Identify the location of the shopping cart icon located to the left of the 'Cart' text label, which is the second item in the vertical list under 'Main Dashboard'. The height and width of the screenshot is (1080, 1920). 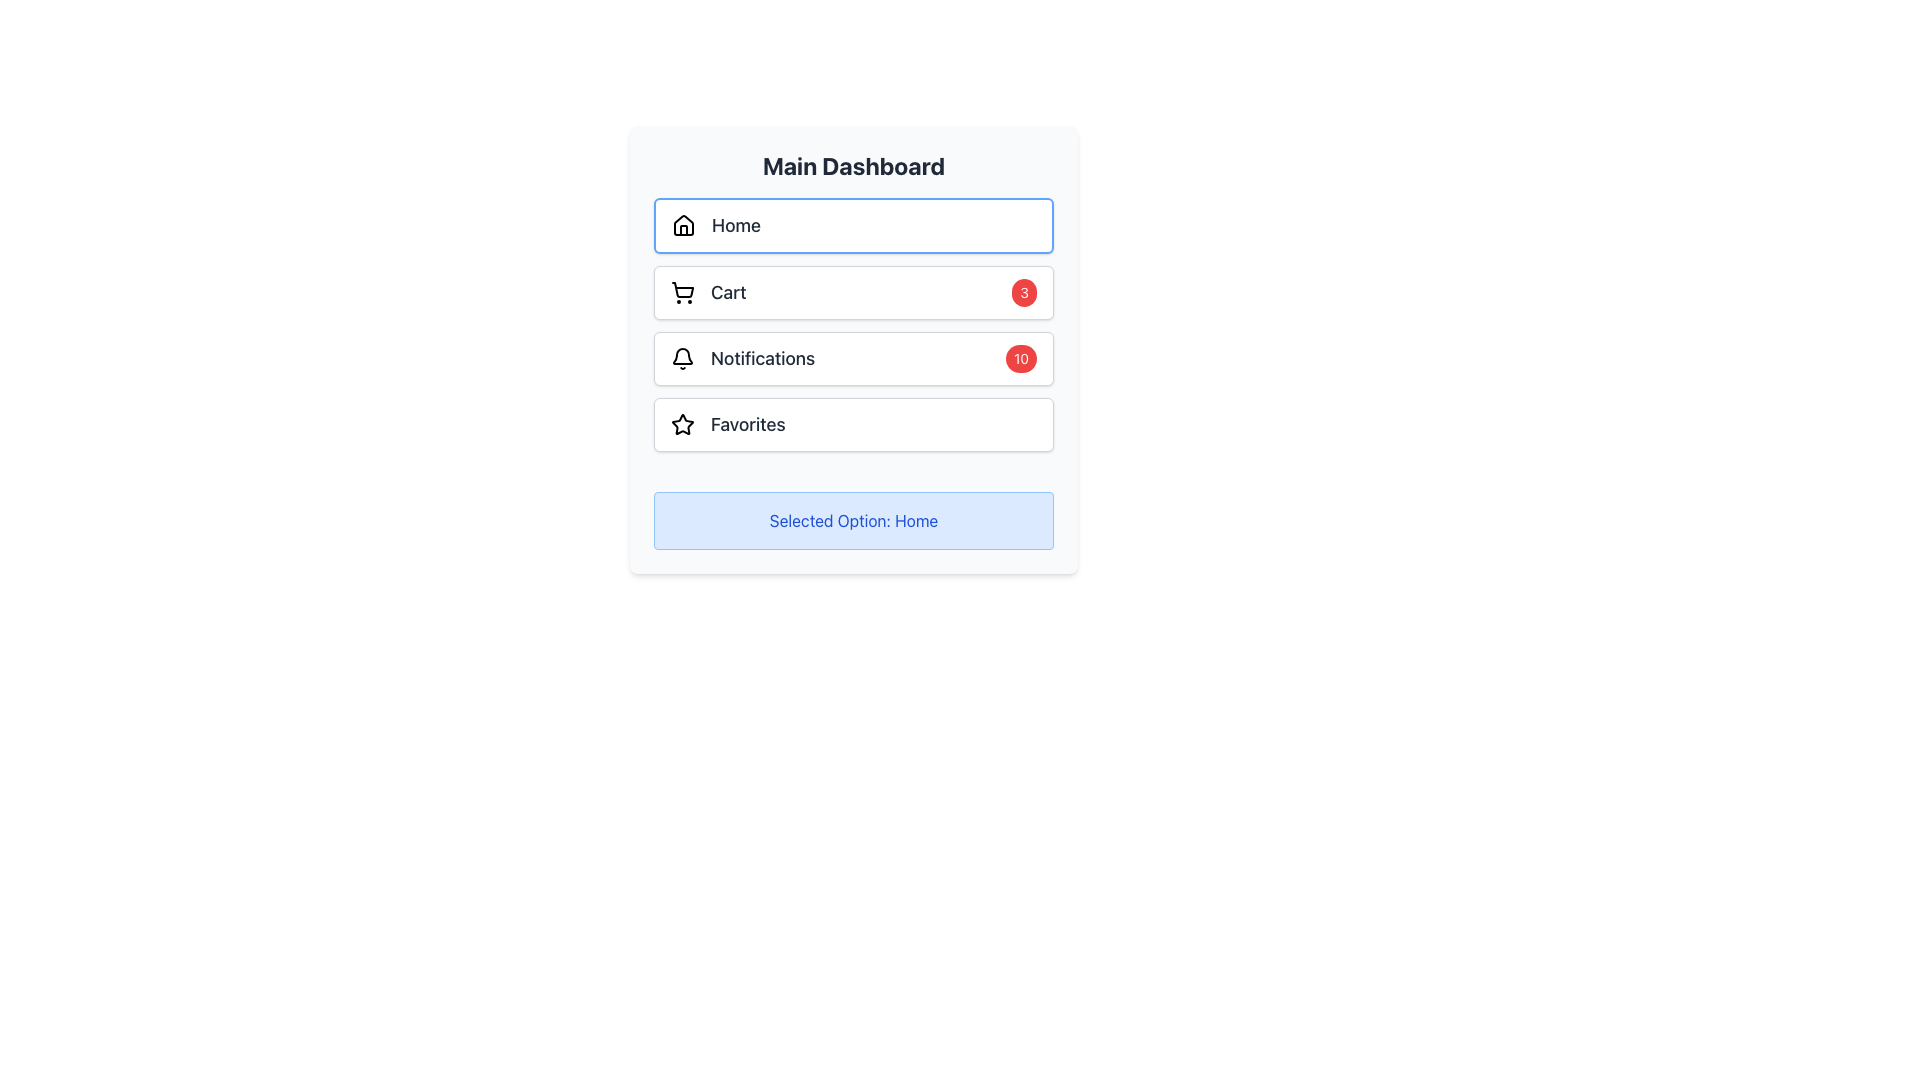
(682, 293).